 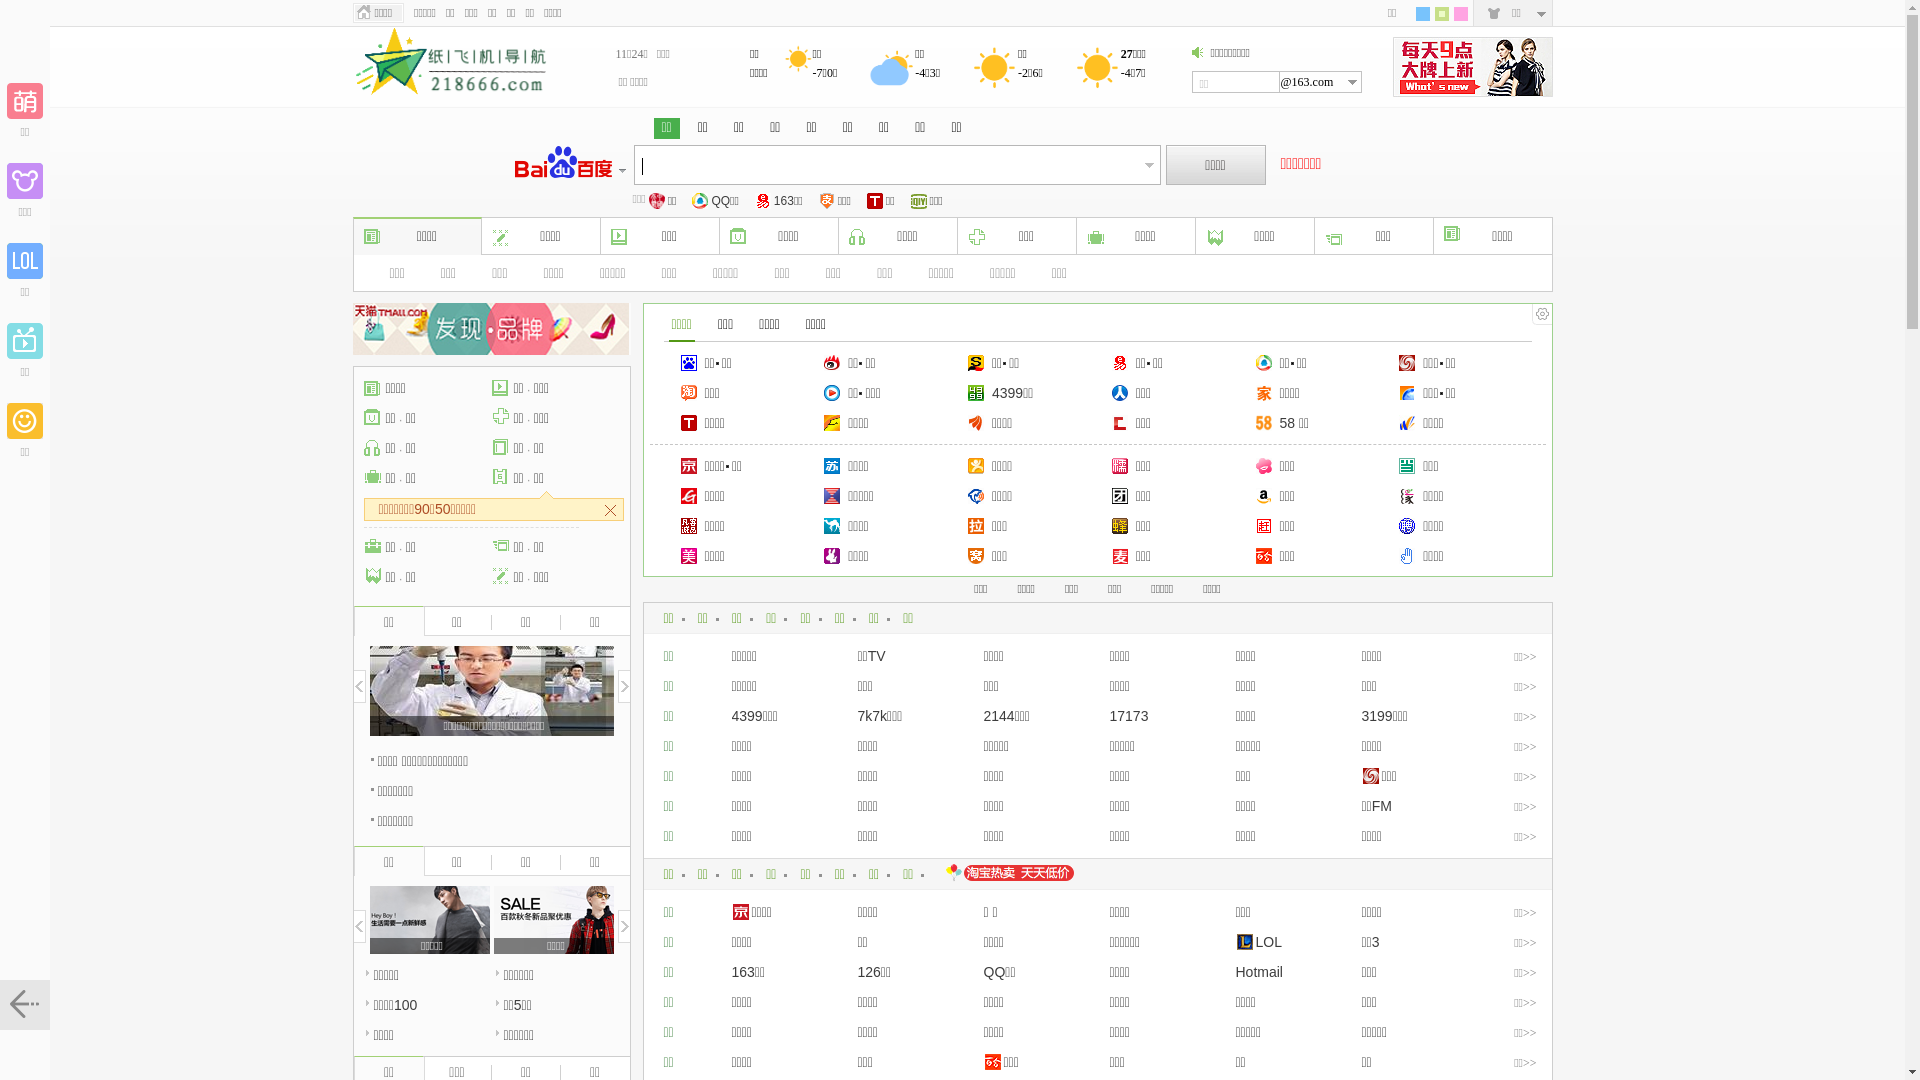 What do you see at coordinates (1129, 715) in the screenshot?
I see `'17173'` at bounding box center [1129, 715].